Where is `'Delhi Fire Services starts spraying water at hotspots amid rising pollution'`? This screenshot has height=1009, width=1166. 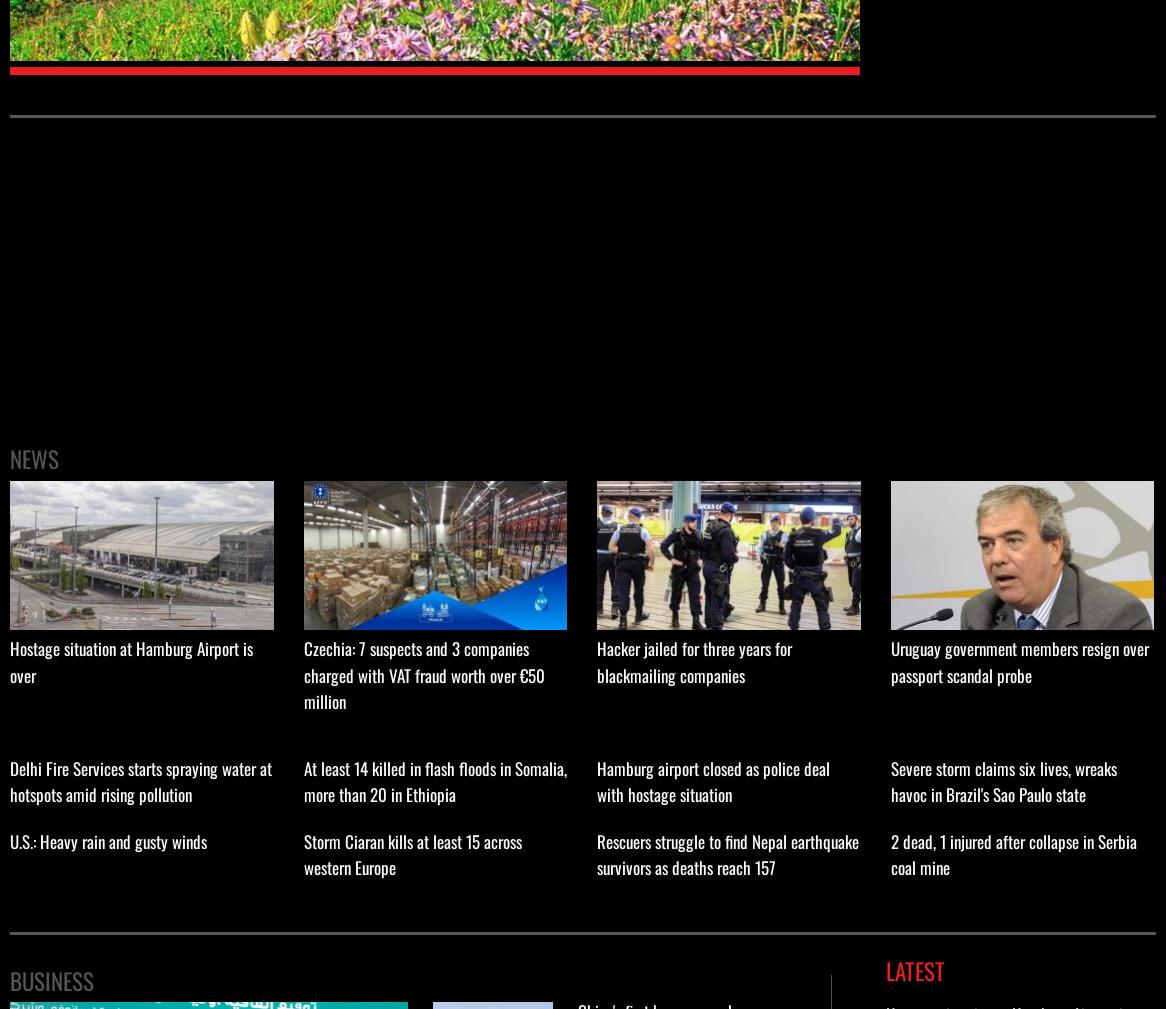
'Delhi Fire Services starts spraying water at hotspots amid rising pollution' is located at coordinates (140, 780).